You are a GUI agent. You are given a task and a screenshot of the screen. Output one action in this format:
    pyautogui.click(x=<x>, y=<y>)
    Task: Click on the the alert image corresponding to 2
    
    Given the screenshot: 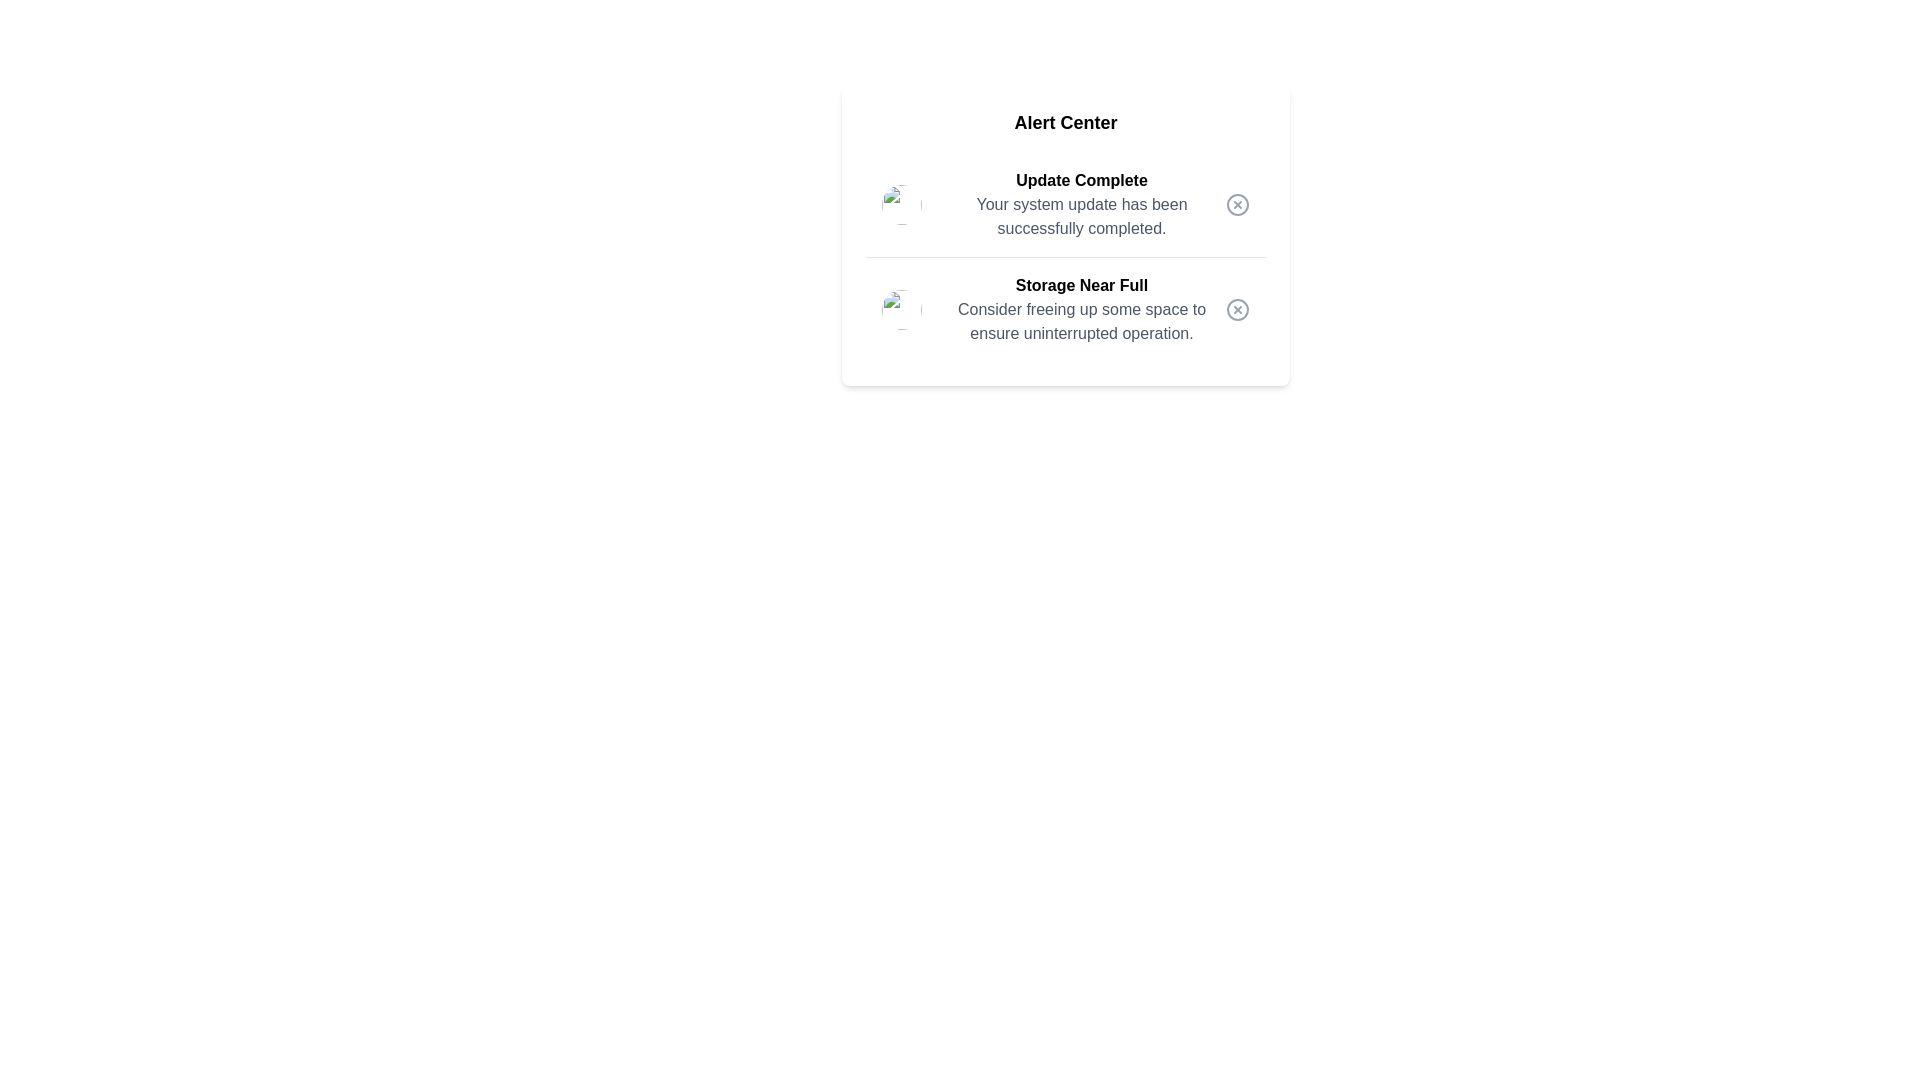 What is the action you would take?
    pyautogui.click(x=901, y=309)
    